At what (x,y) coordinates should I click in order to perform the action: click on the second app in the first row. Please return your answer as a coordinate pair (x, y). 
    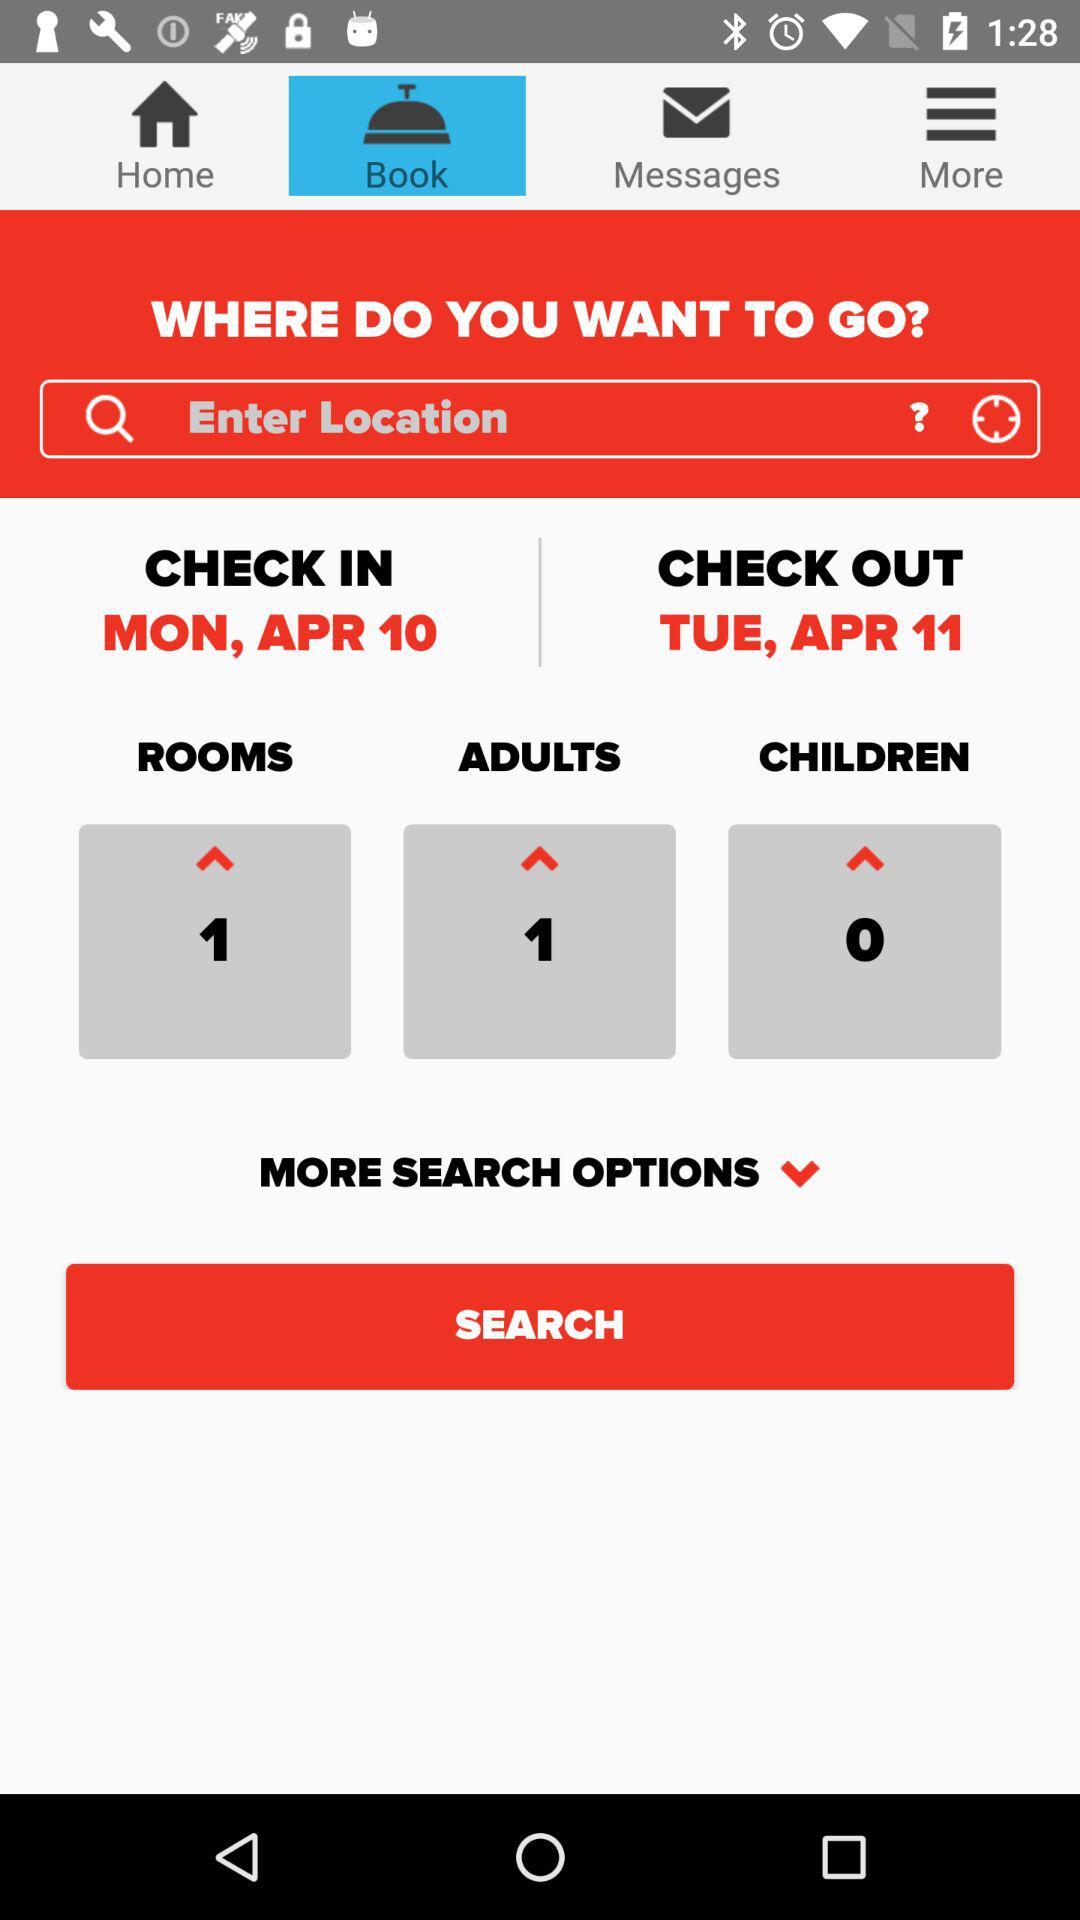
    Looking at the image, I should click on (406, 134).